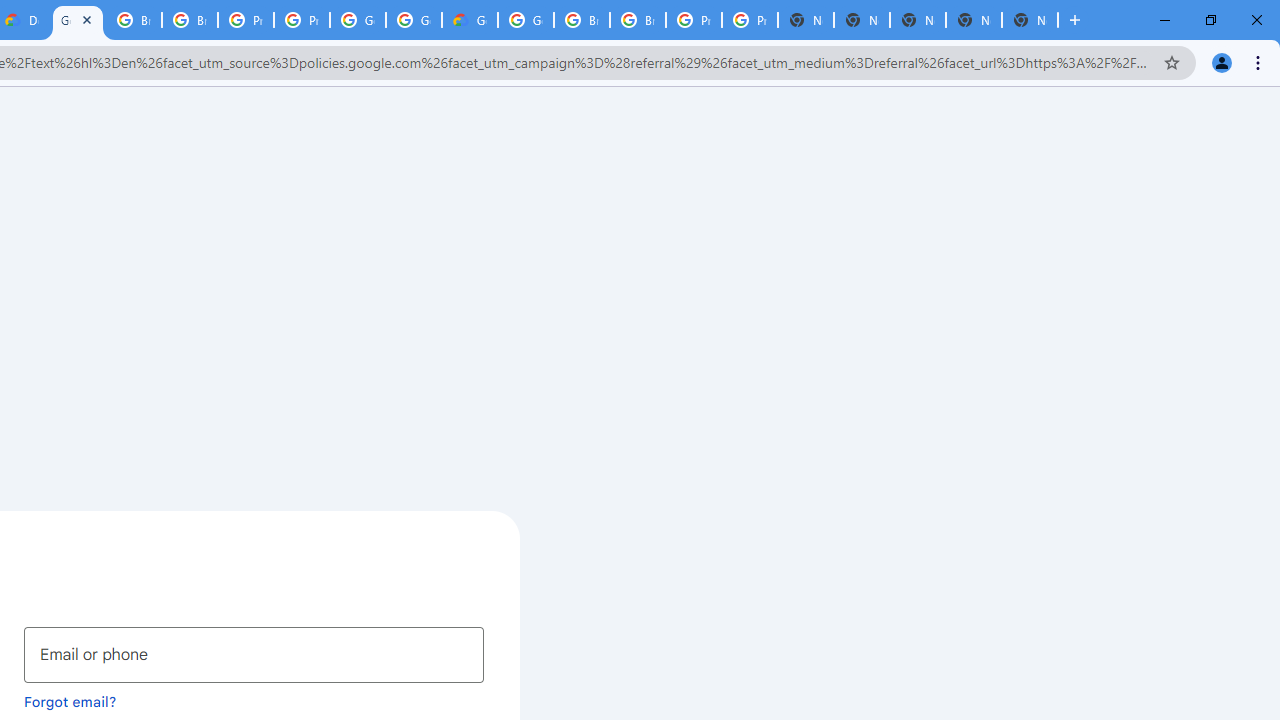 The image size is (1280, 720). Describe the element at coordinates (413, 20) in the screenshot. I see `'Google Cloud Platform'` at that location.